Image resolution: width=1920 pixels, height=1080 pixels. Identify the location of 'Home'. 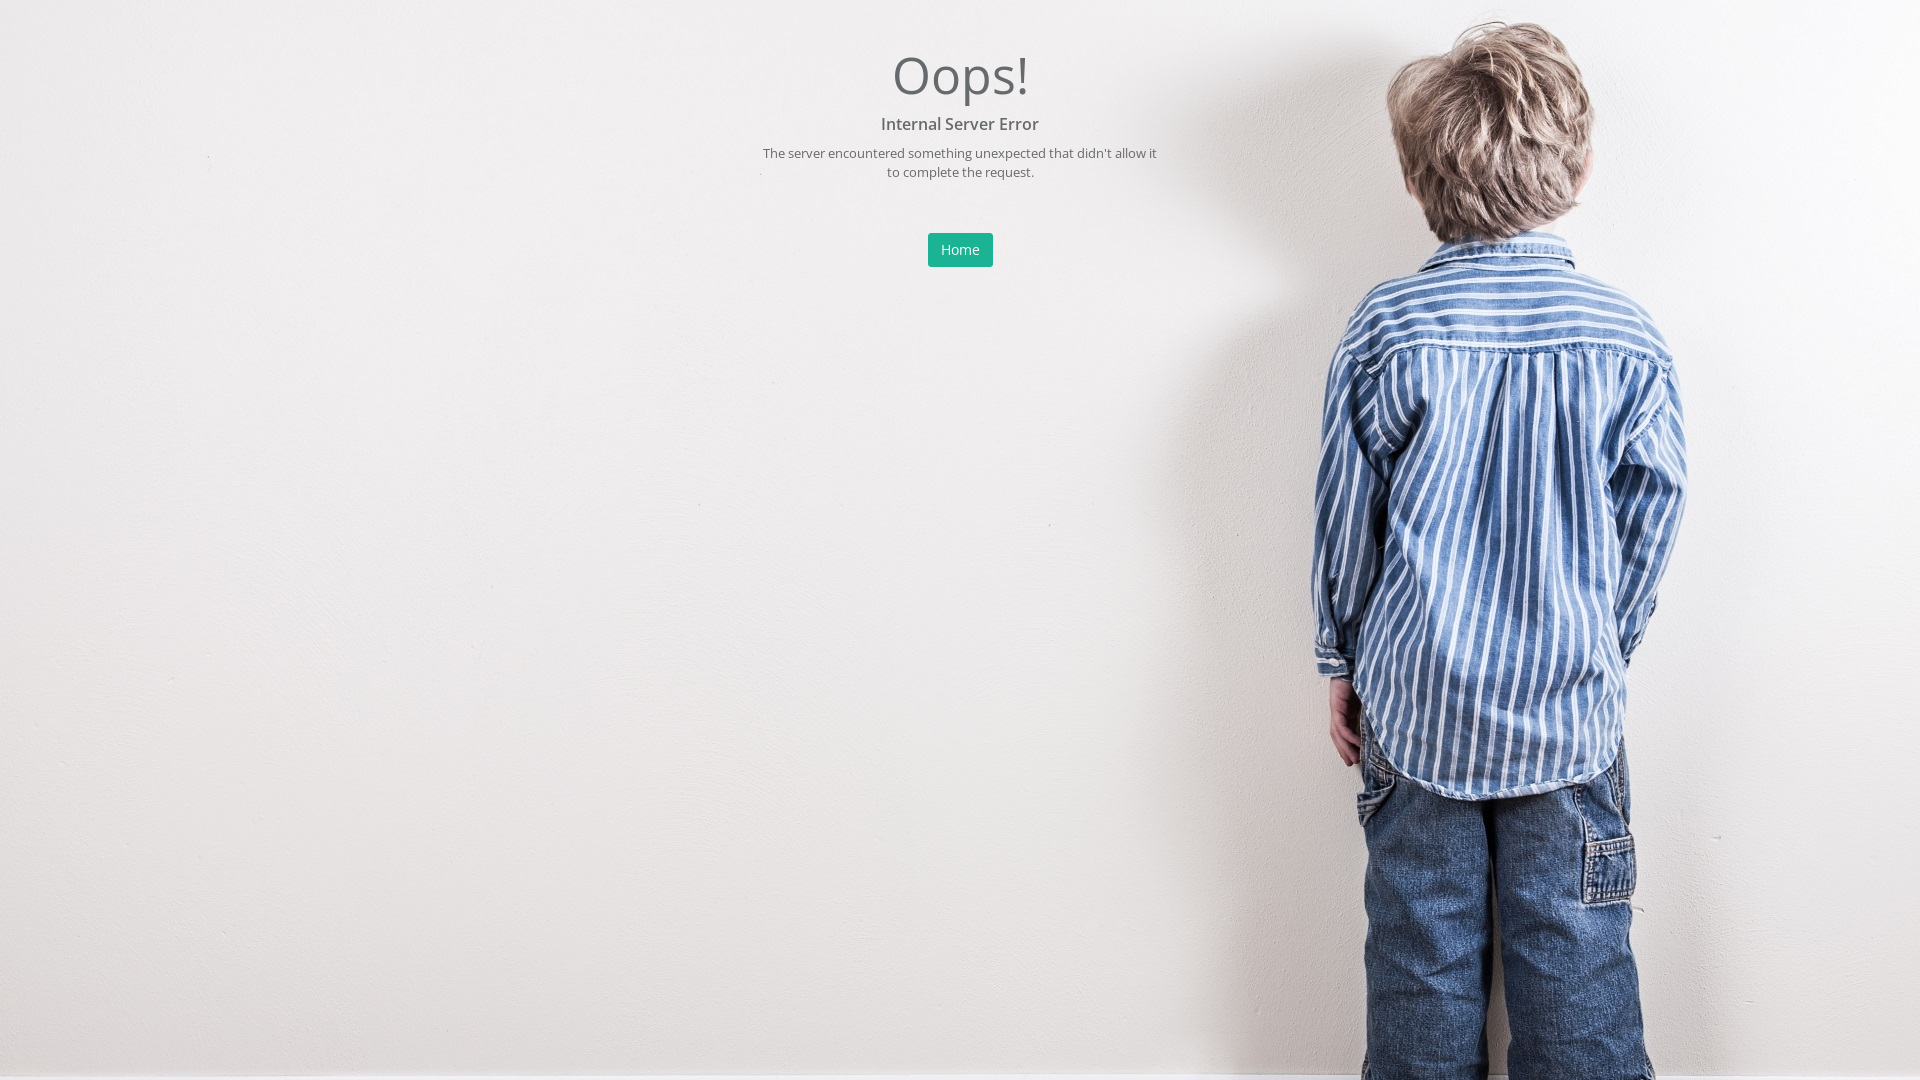
(960, 249).